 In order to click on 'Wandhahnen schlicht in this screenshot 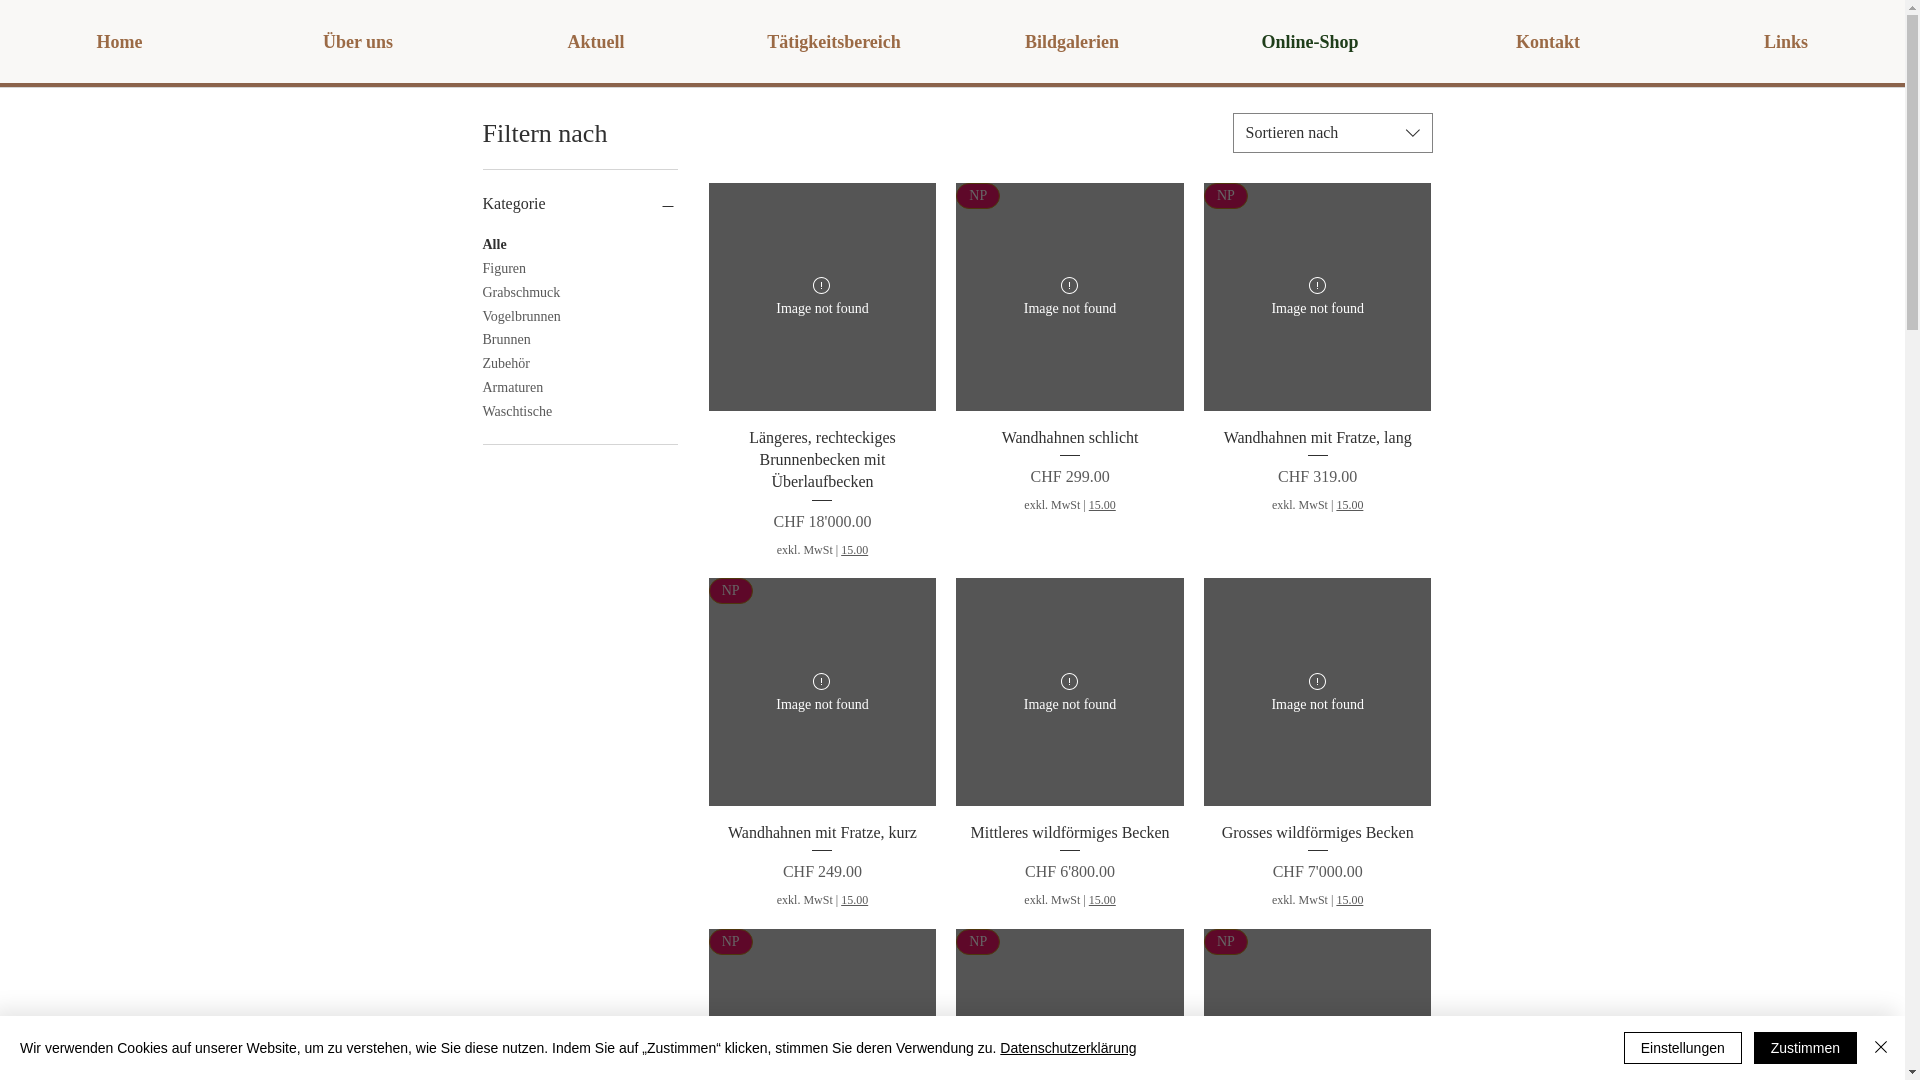, I will do `click(954, 297)`.